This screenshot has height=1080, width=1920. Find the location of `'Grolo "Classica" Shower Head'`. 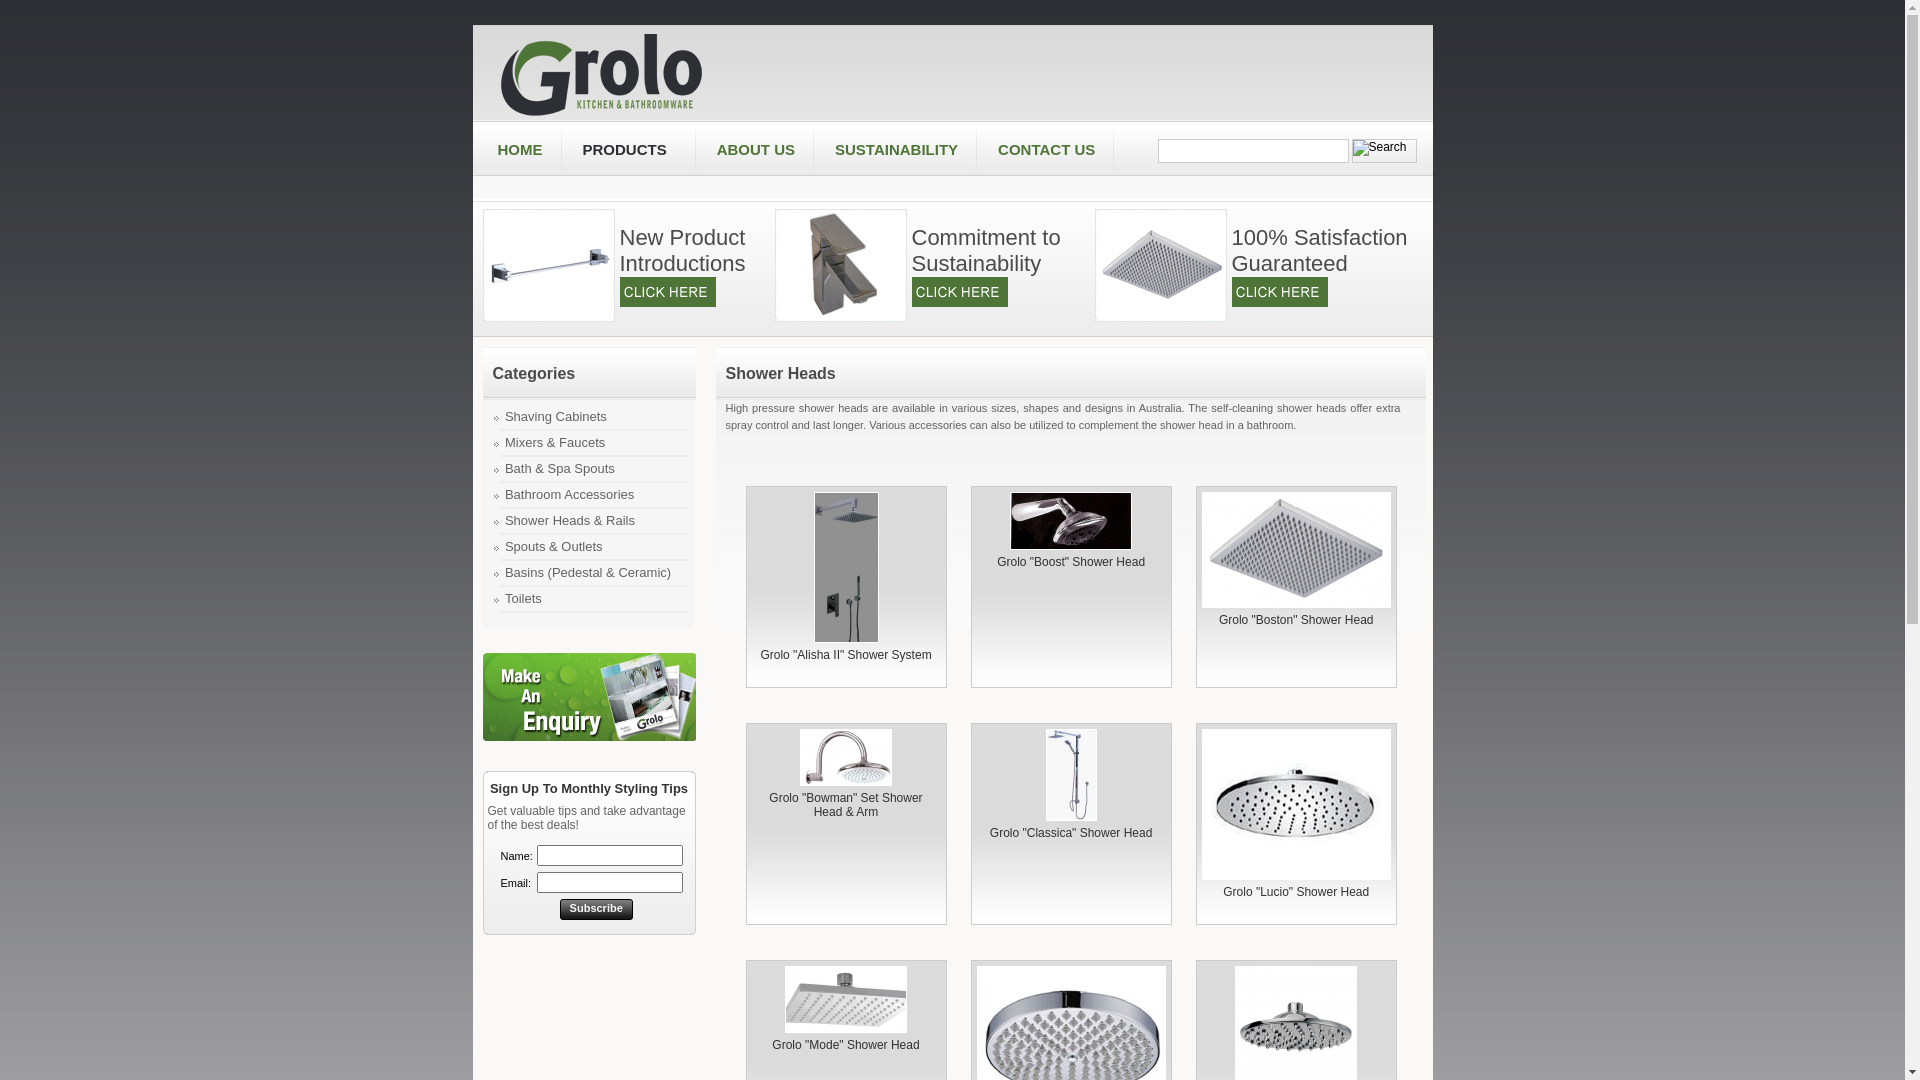

'Grolo "Classica" Shower Head' is located at coordinates (1070, 833).